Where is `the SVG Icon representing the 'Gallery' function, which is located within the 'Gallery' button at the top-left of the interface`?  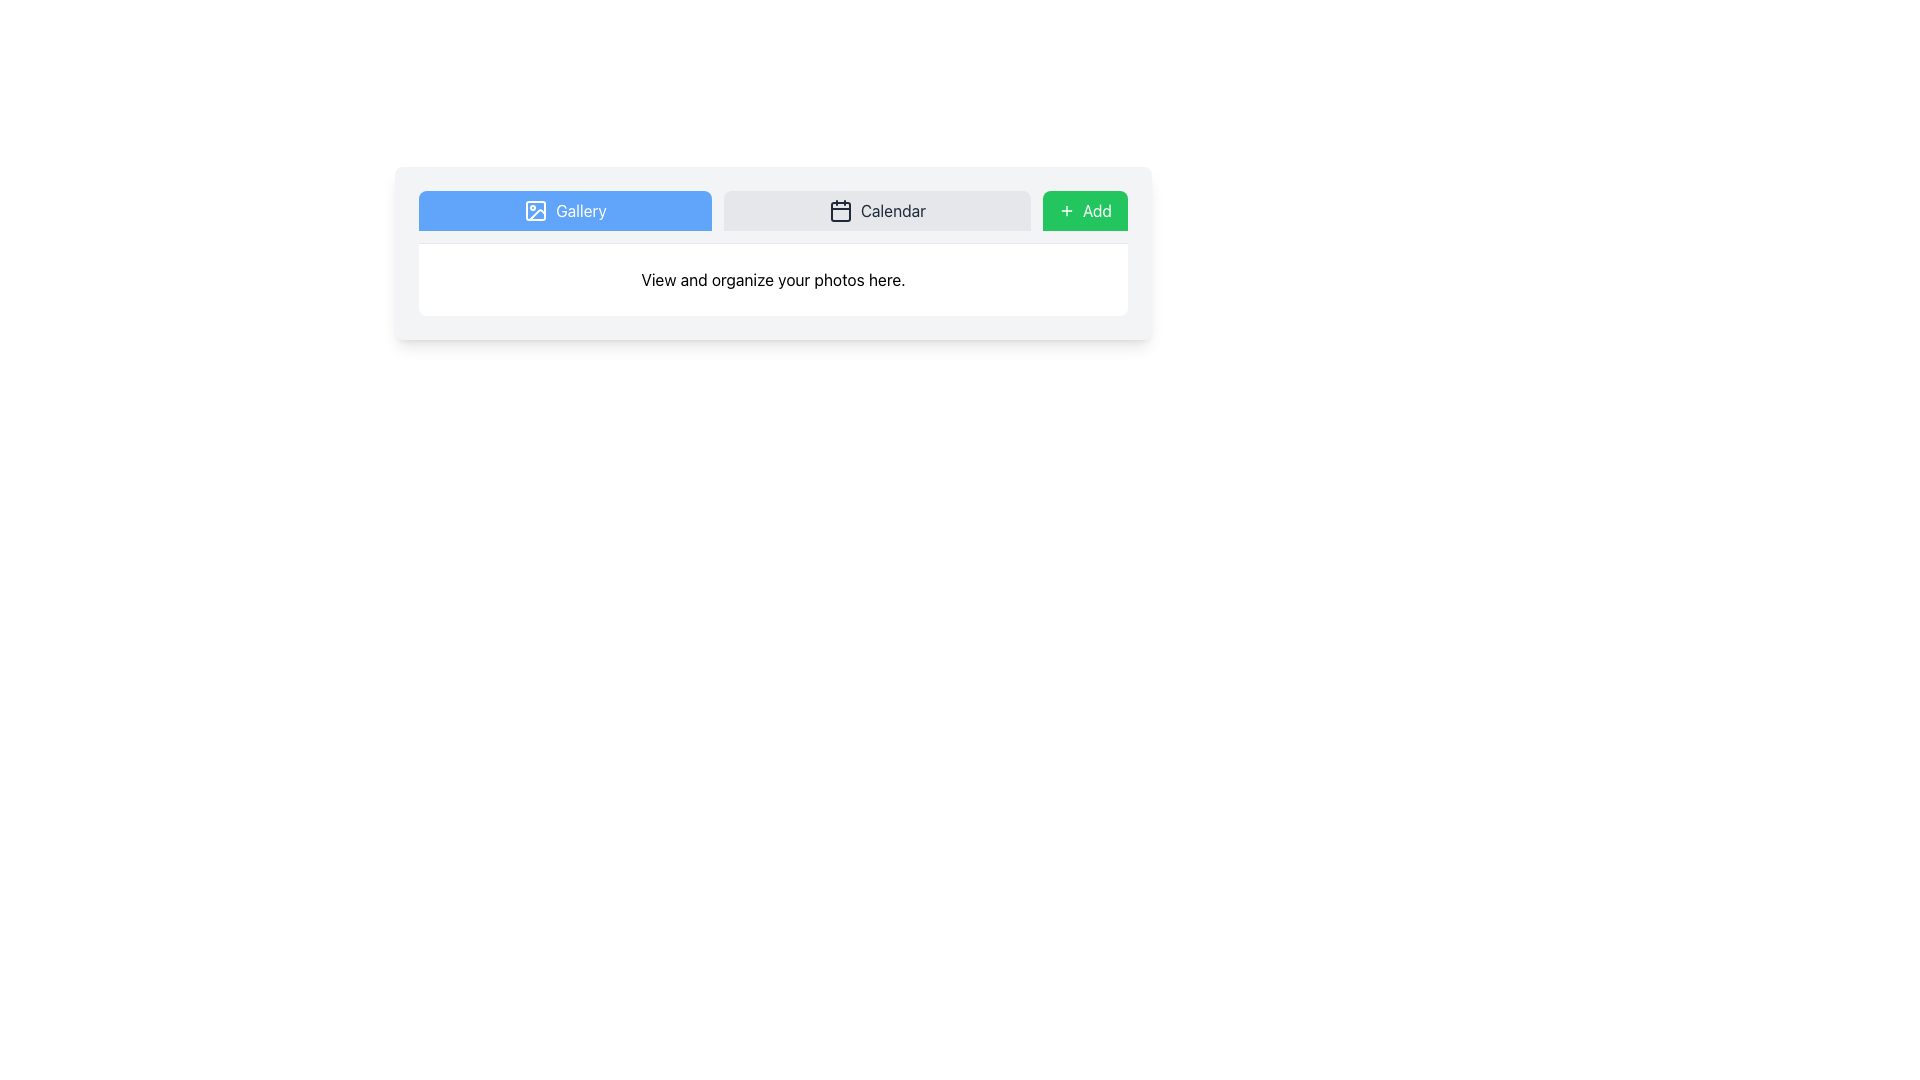 the SVG Icon representing the 'Gallery' function, which is located within the 'Gallery' button at the top-left of the interface is located at coordinates (536, 211).